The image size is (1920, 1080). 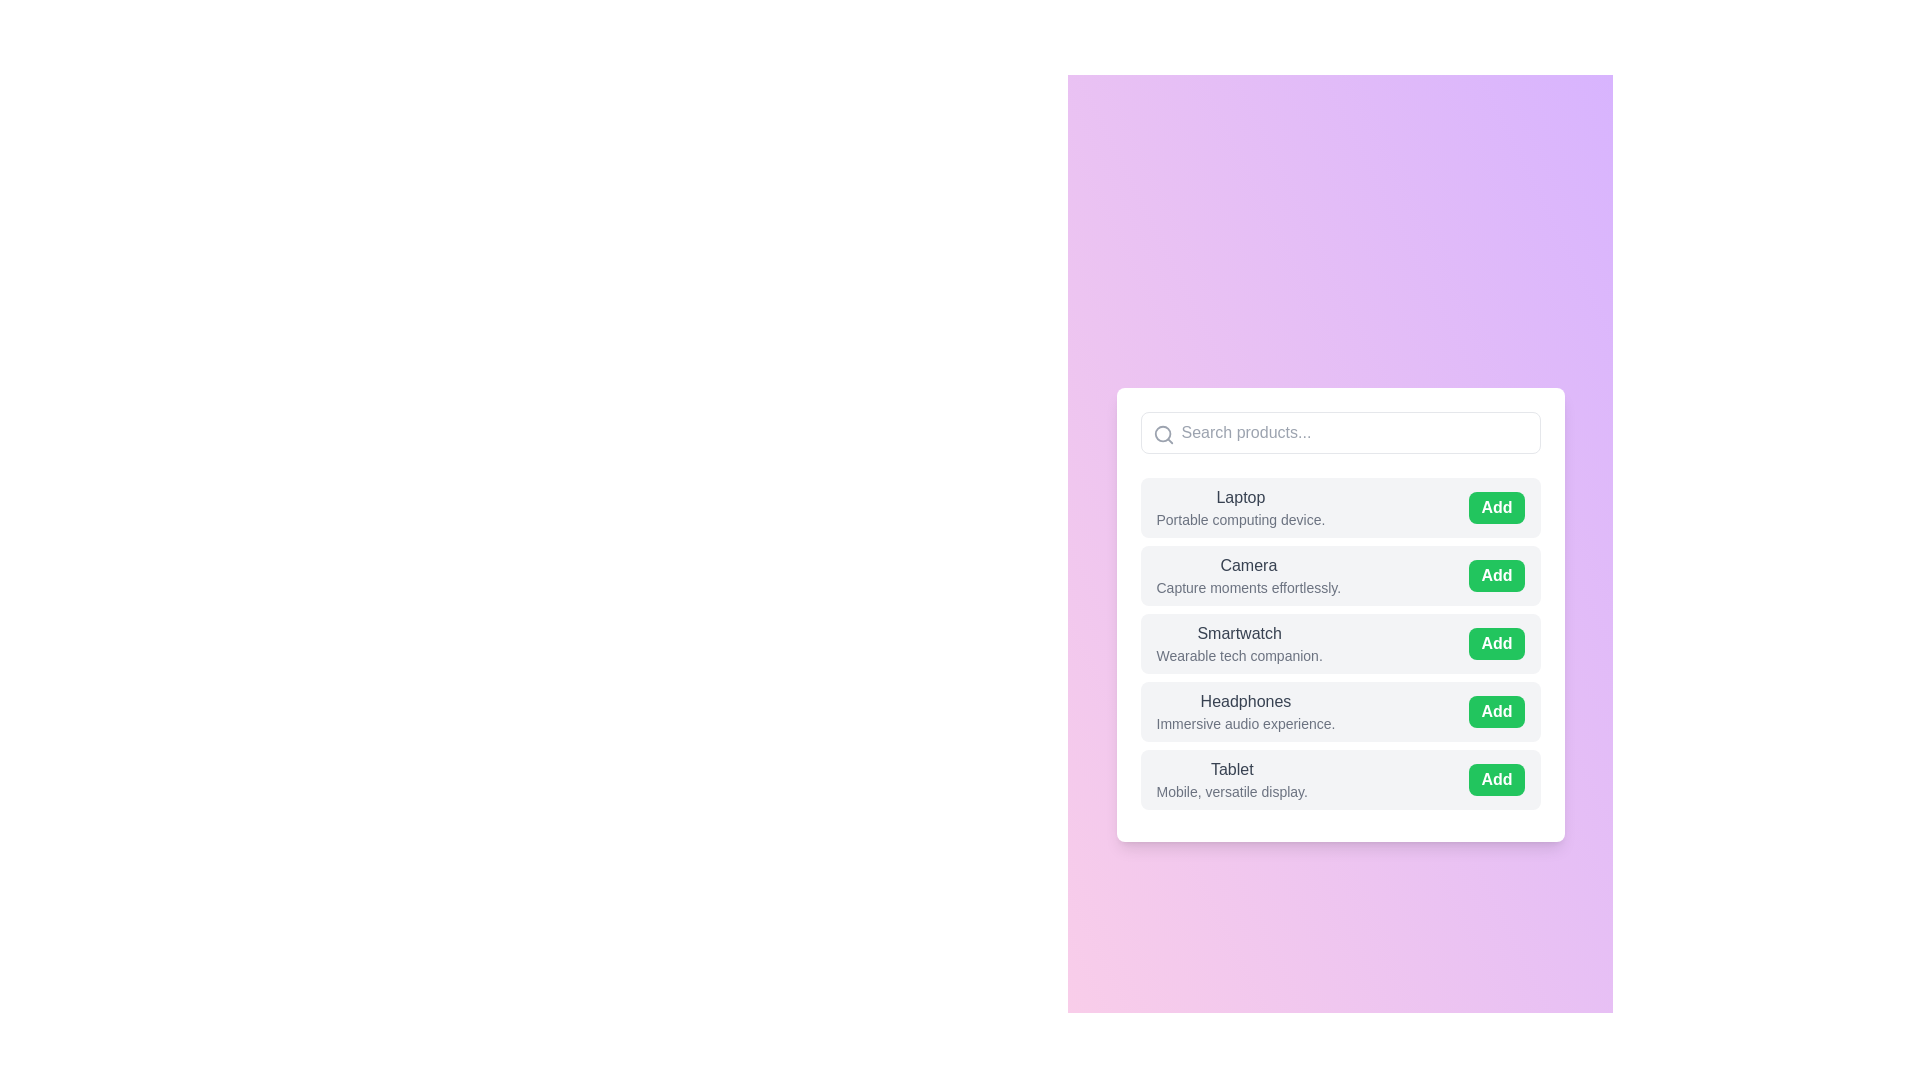 I want to click on the information provided by the text label that describes the product 'Headphones', located below the product title in the fourth item of the content listing, so click(x=1245, y=724).